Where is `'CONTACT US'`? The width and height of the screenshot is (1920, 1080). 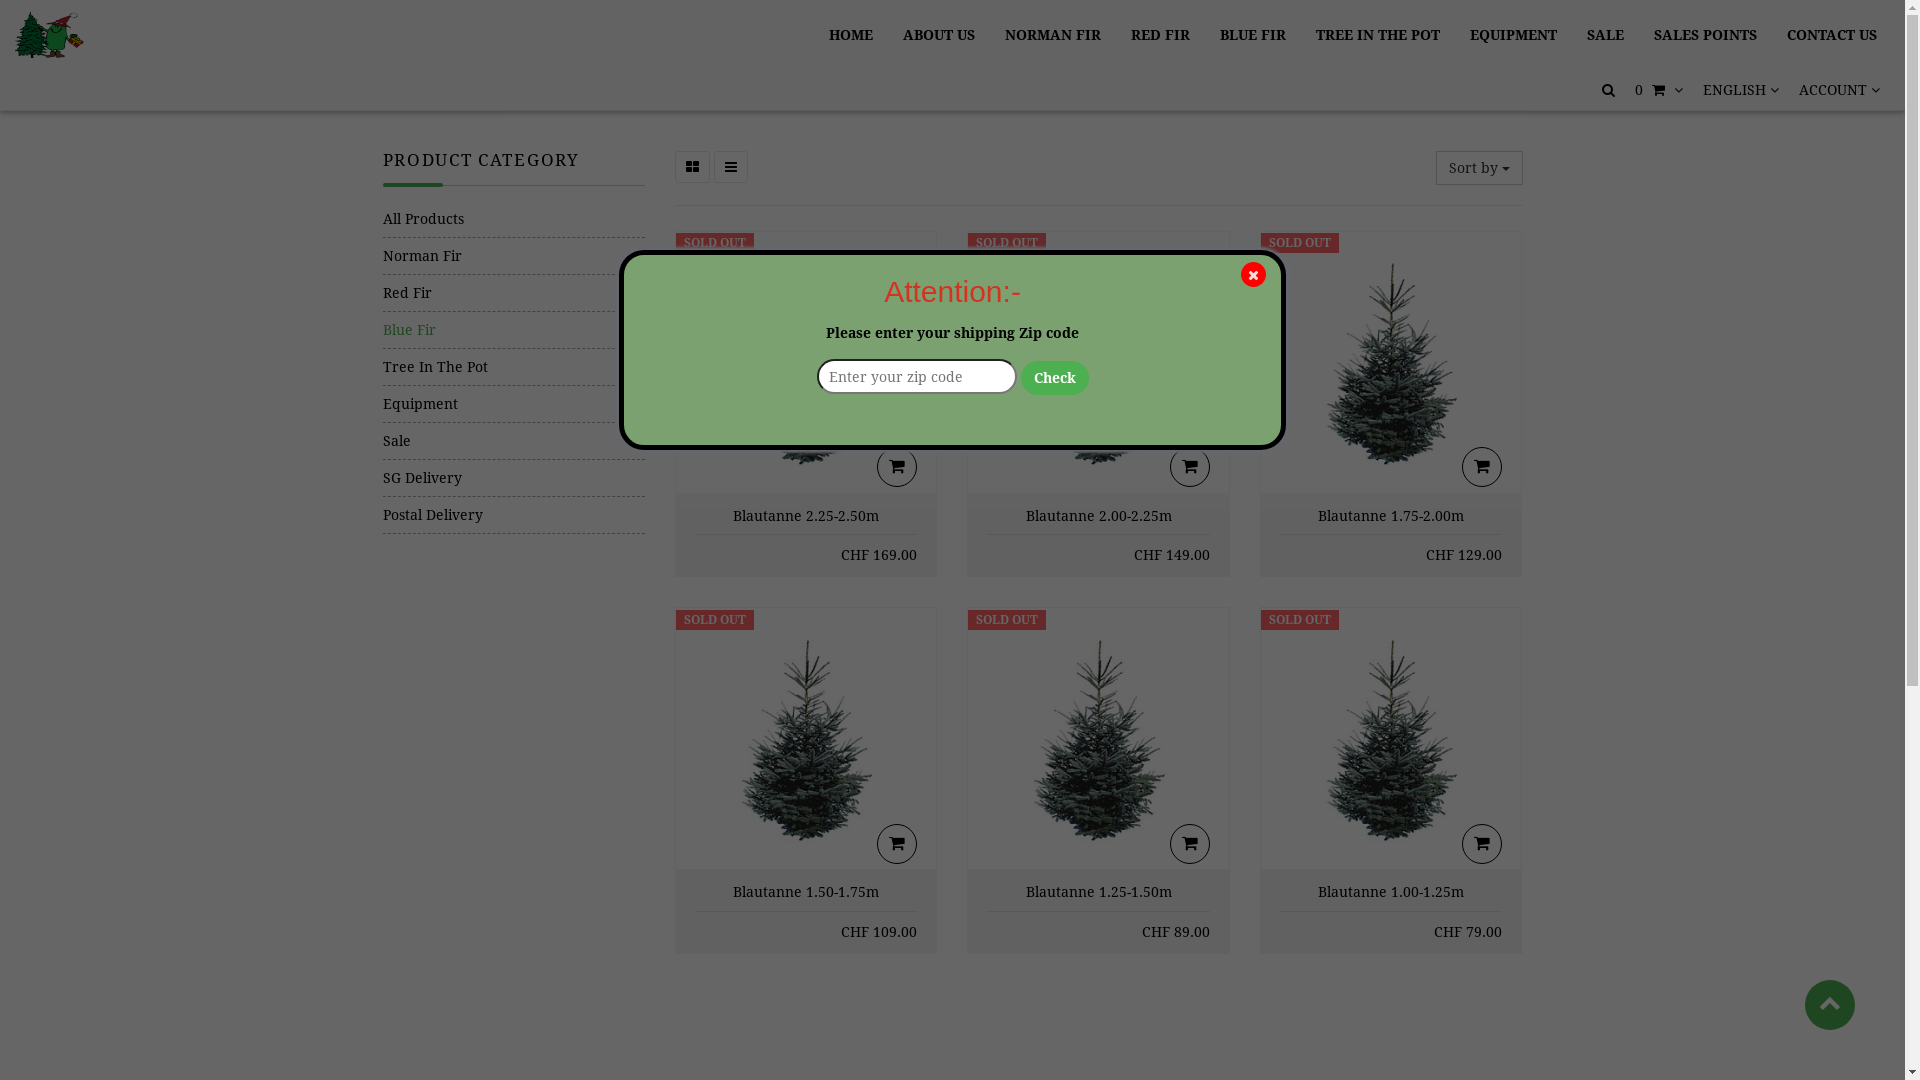 'CONTACT US' is located at coordinates (1832, 34).